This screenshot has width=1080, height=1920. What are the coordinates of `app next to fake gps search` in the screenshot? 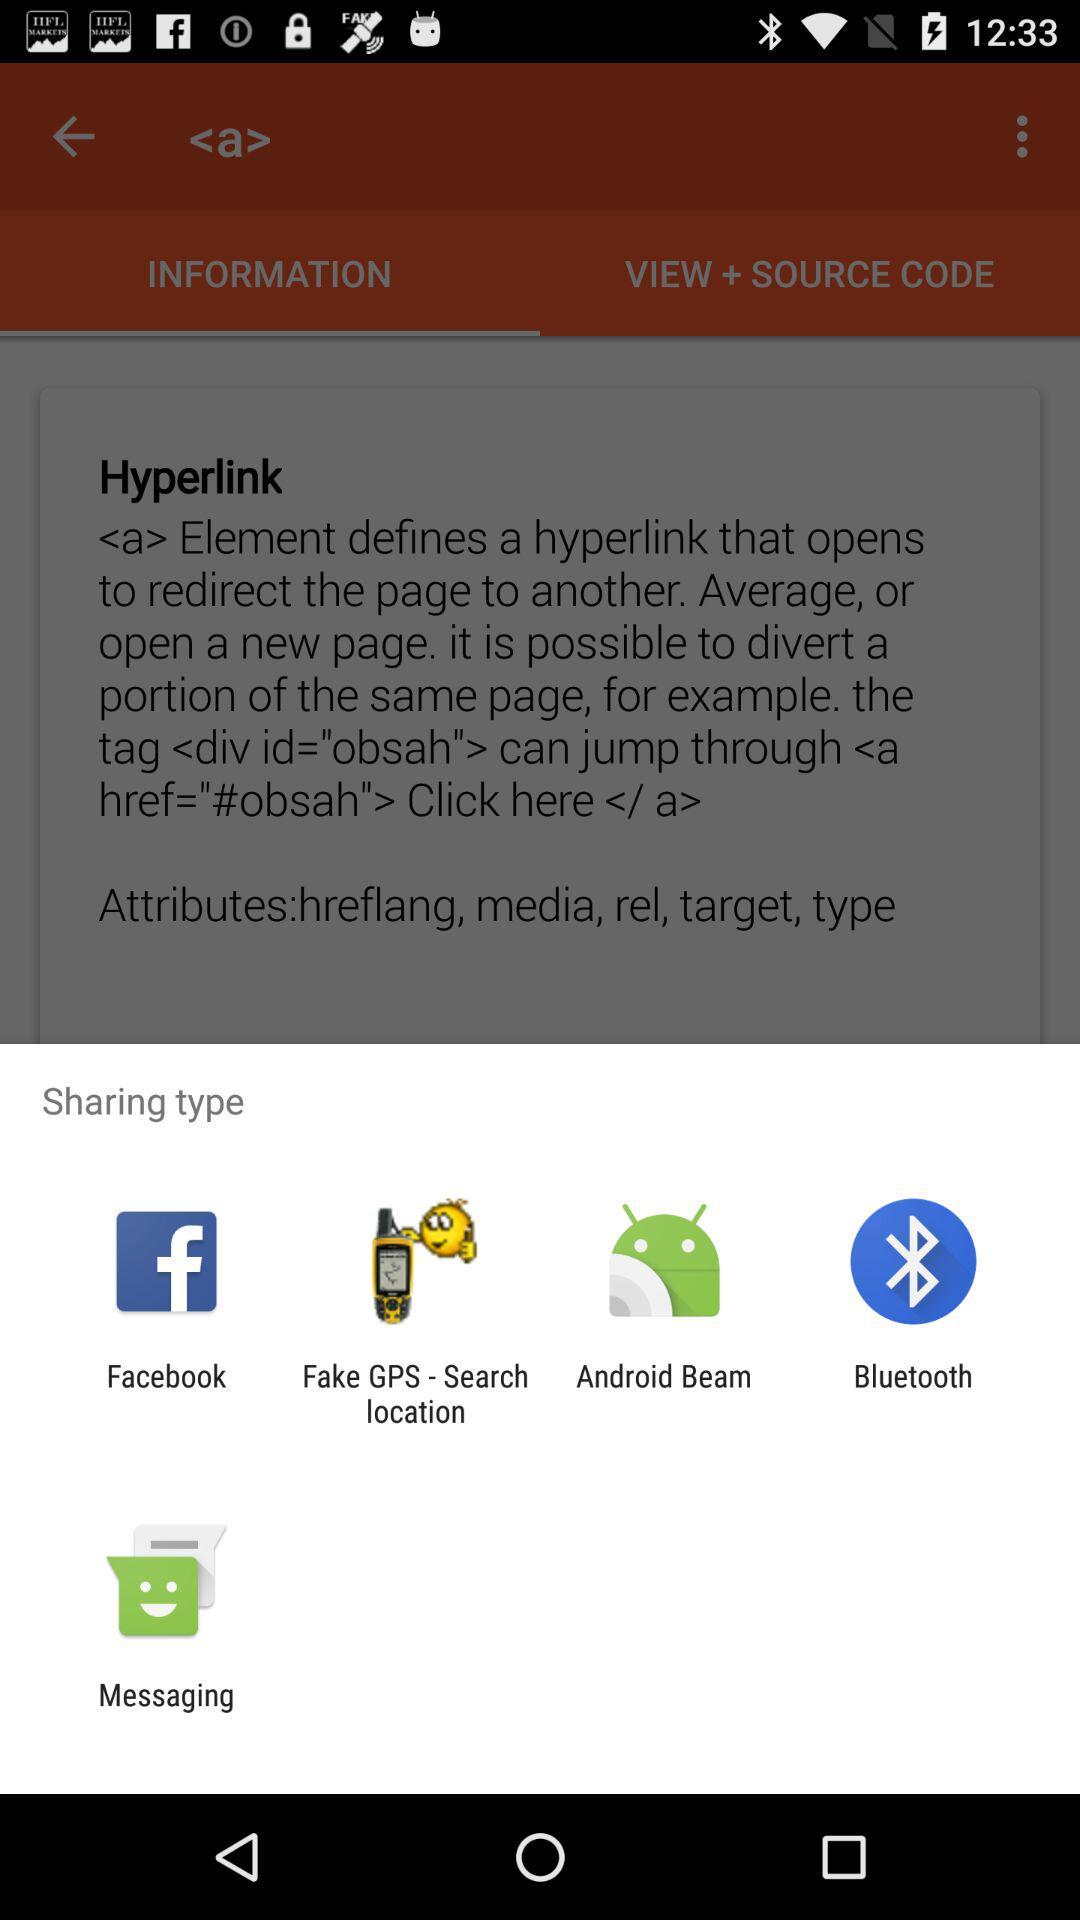 It's located at (165, 1392).